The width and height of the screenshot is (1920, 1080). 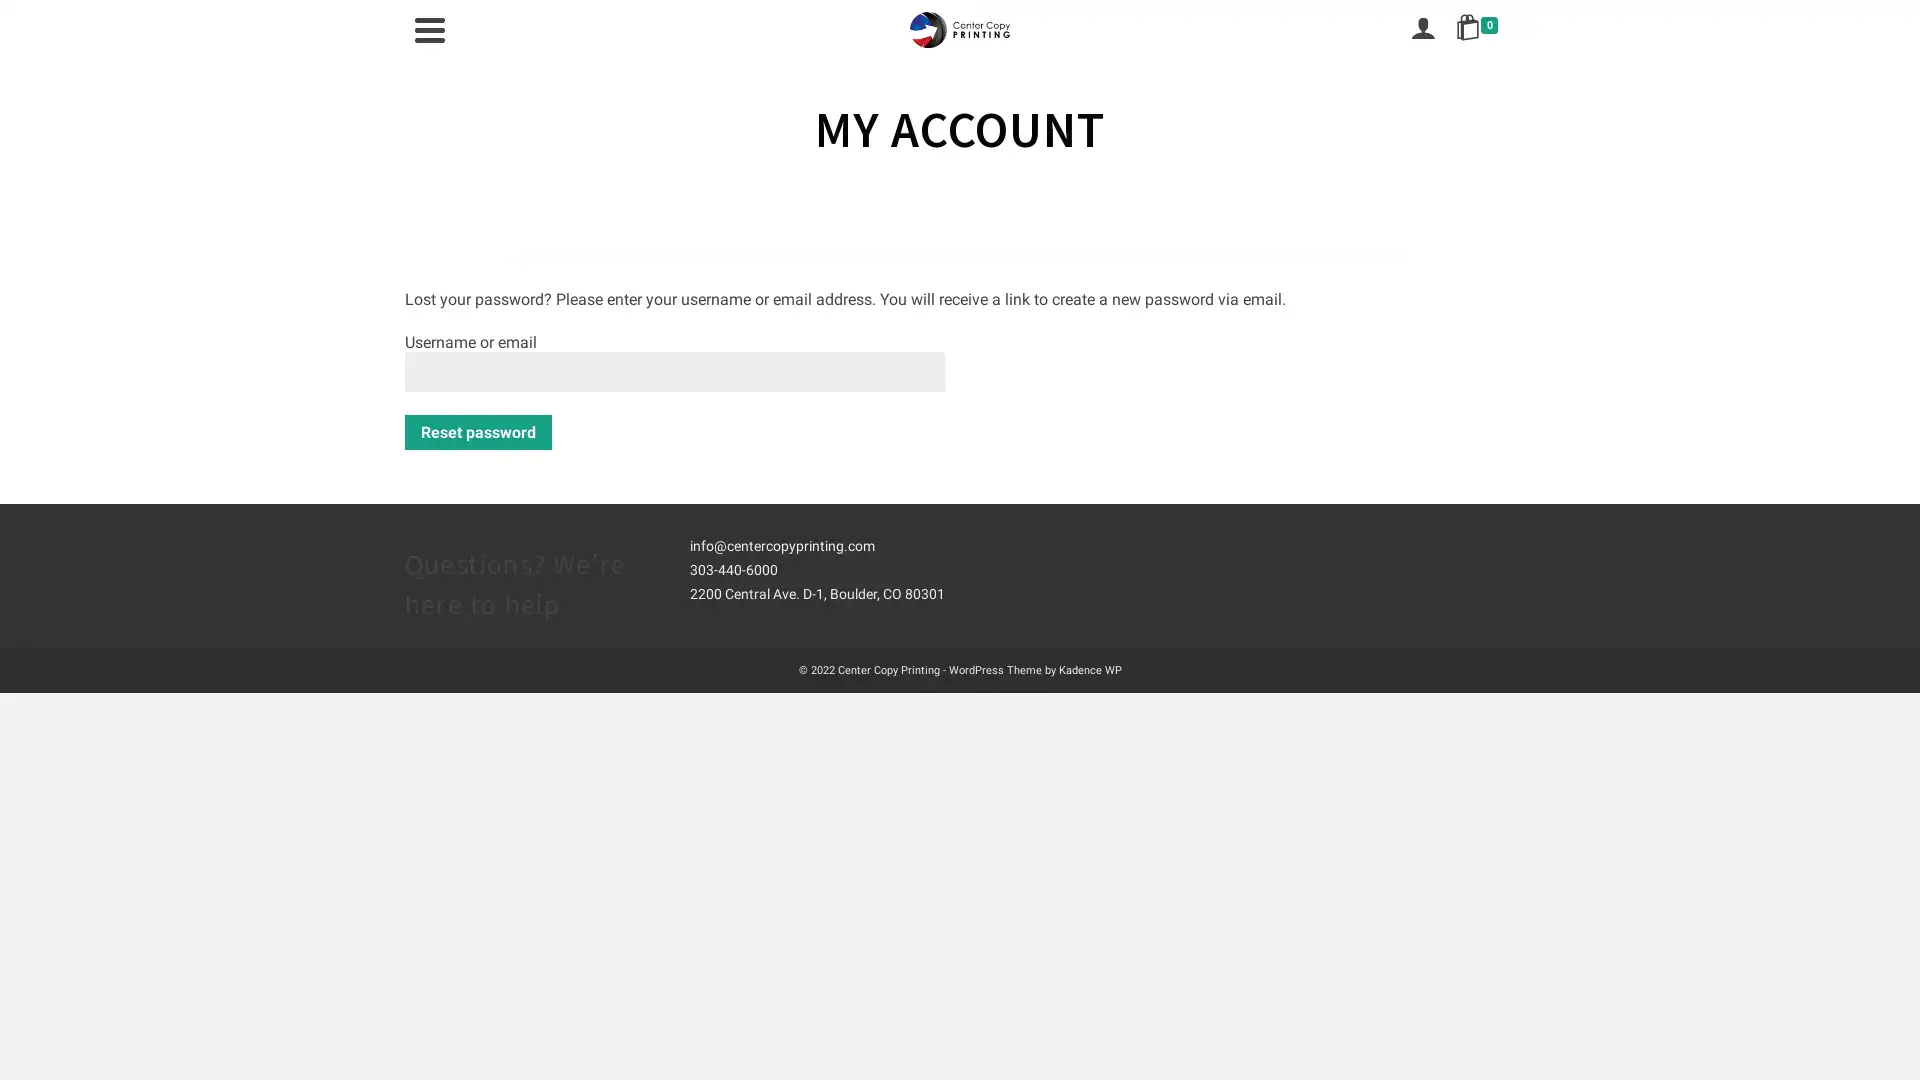 What do you see at coordinates (477, 431) in the screenshot?
I see `Reset password` at bounding box center [477, 431].